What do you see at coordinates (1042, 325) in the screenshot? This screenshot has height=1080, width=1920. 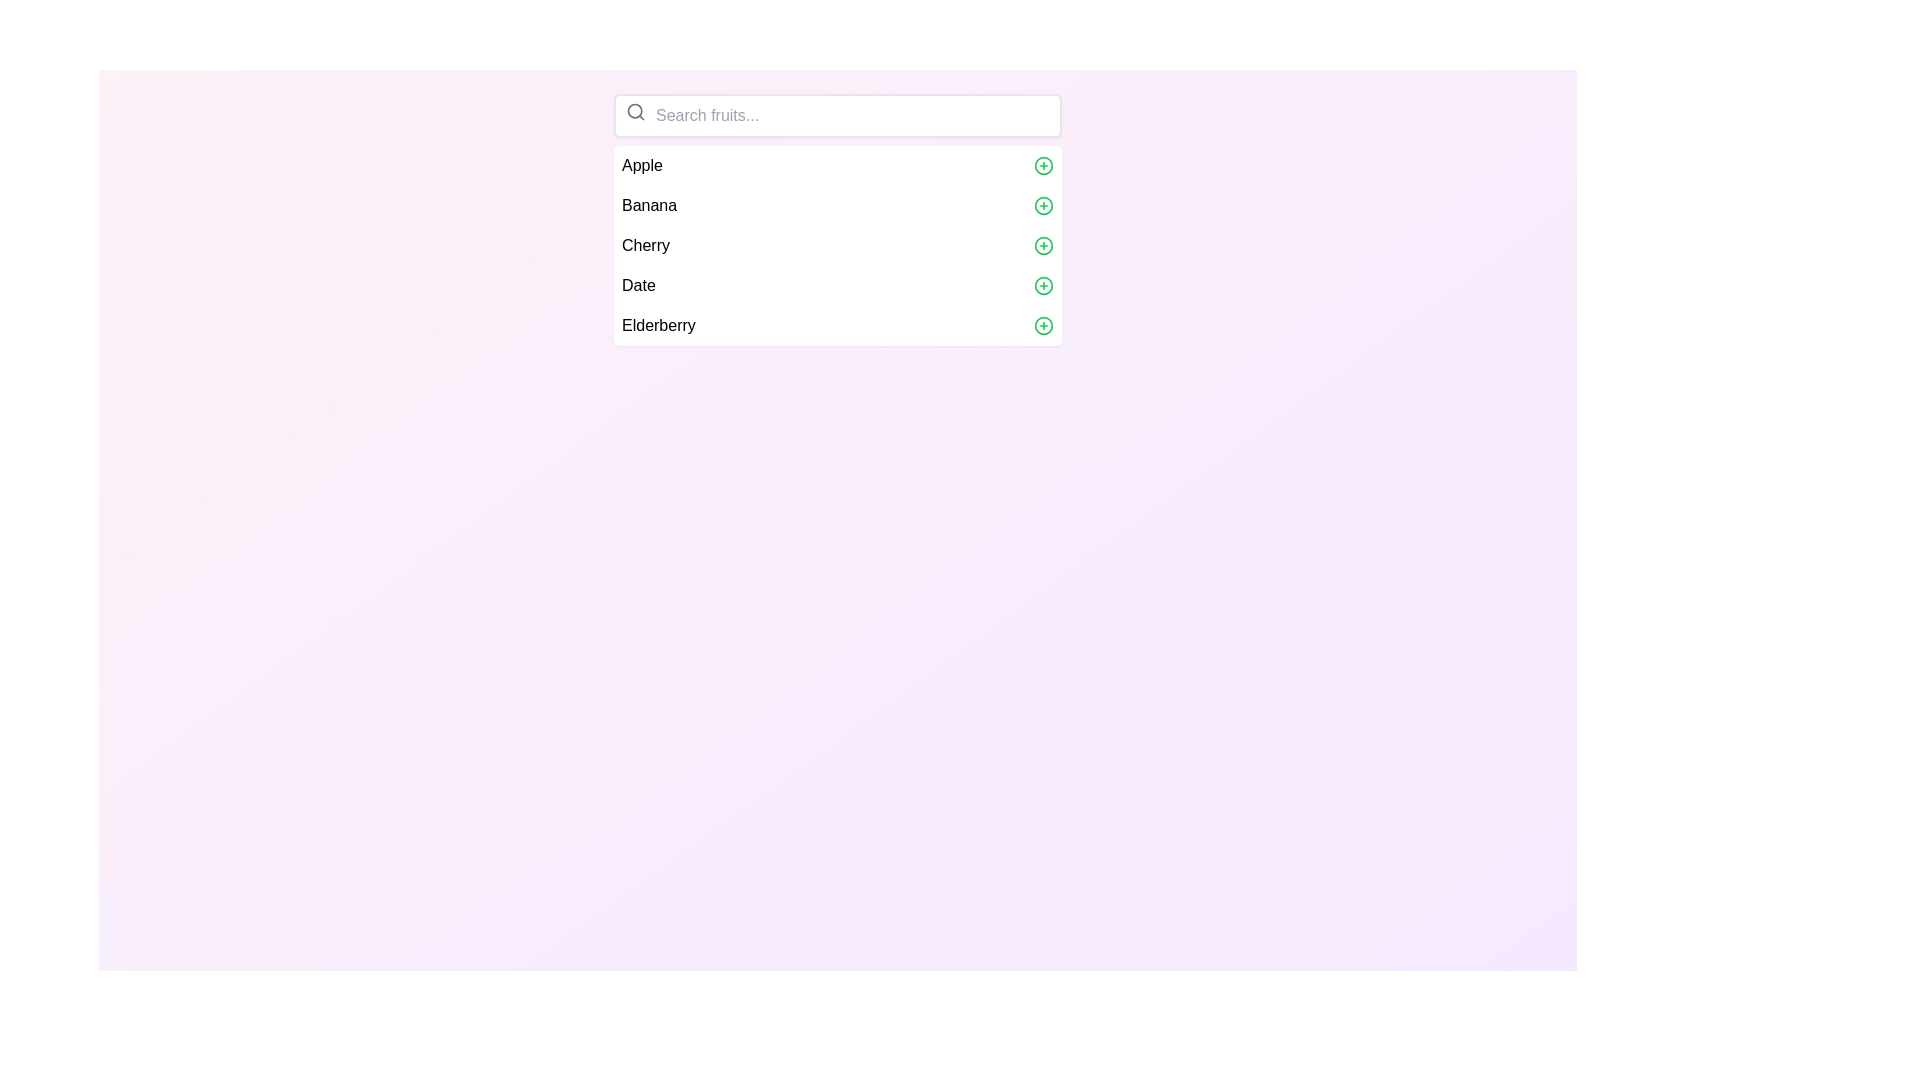 I see `the circular button or icon located to the right of the text 'Elderberry' in the fifth row` at bounding box center [1042, 325].